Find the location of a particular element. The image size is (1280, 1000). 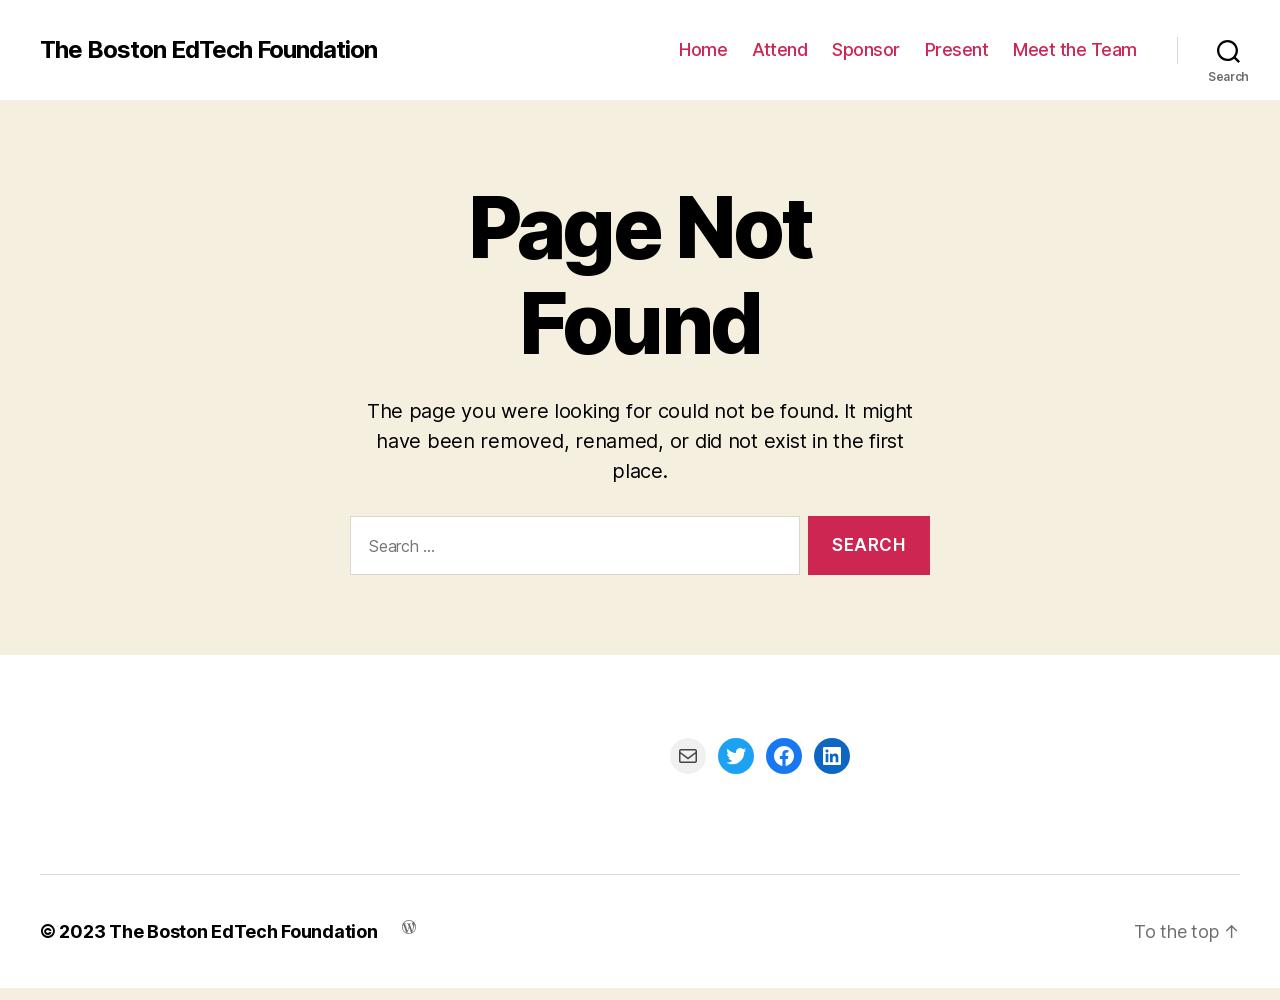

'Present' is located at coordinates (955, 49).